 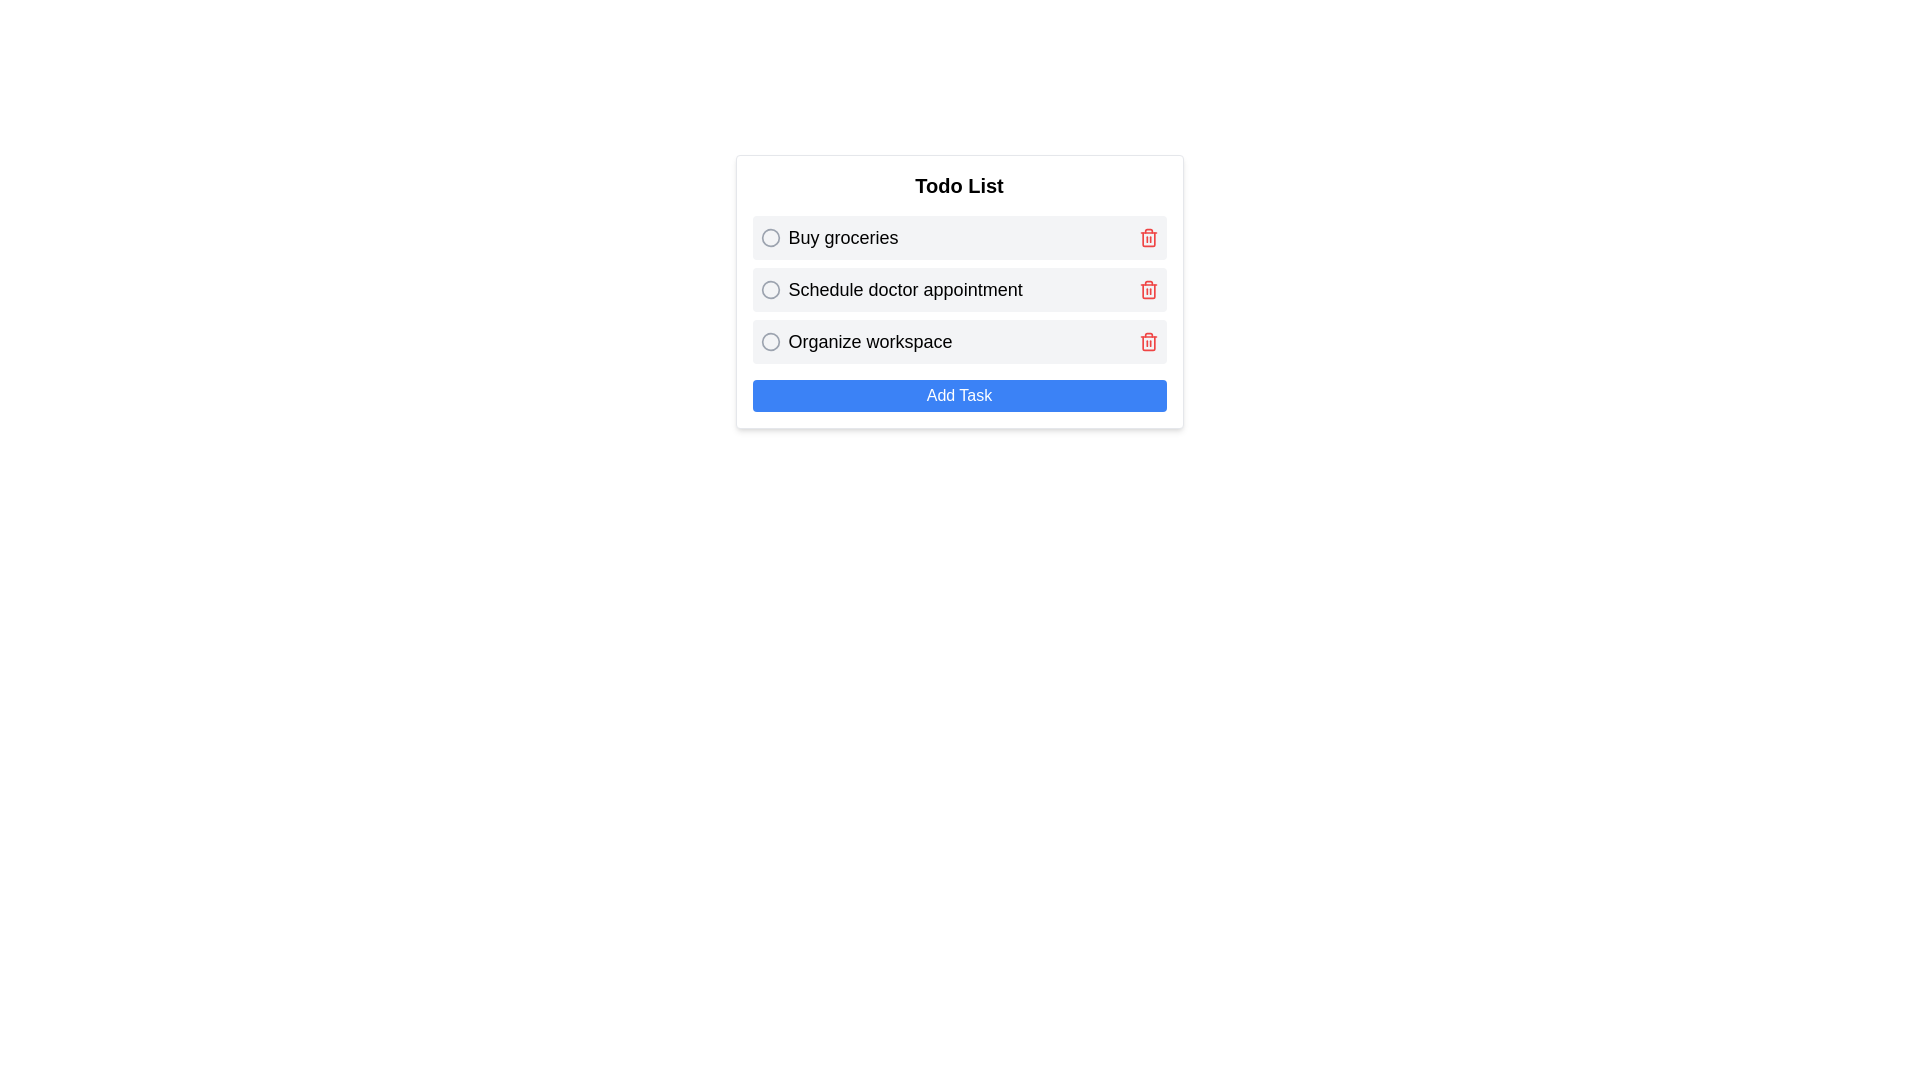 I want to click on text of the label that indicates the first task in the to-do list, which is titled 'Buy groceries.', so click(x=843, y=237).